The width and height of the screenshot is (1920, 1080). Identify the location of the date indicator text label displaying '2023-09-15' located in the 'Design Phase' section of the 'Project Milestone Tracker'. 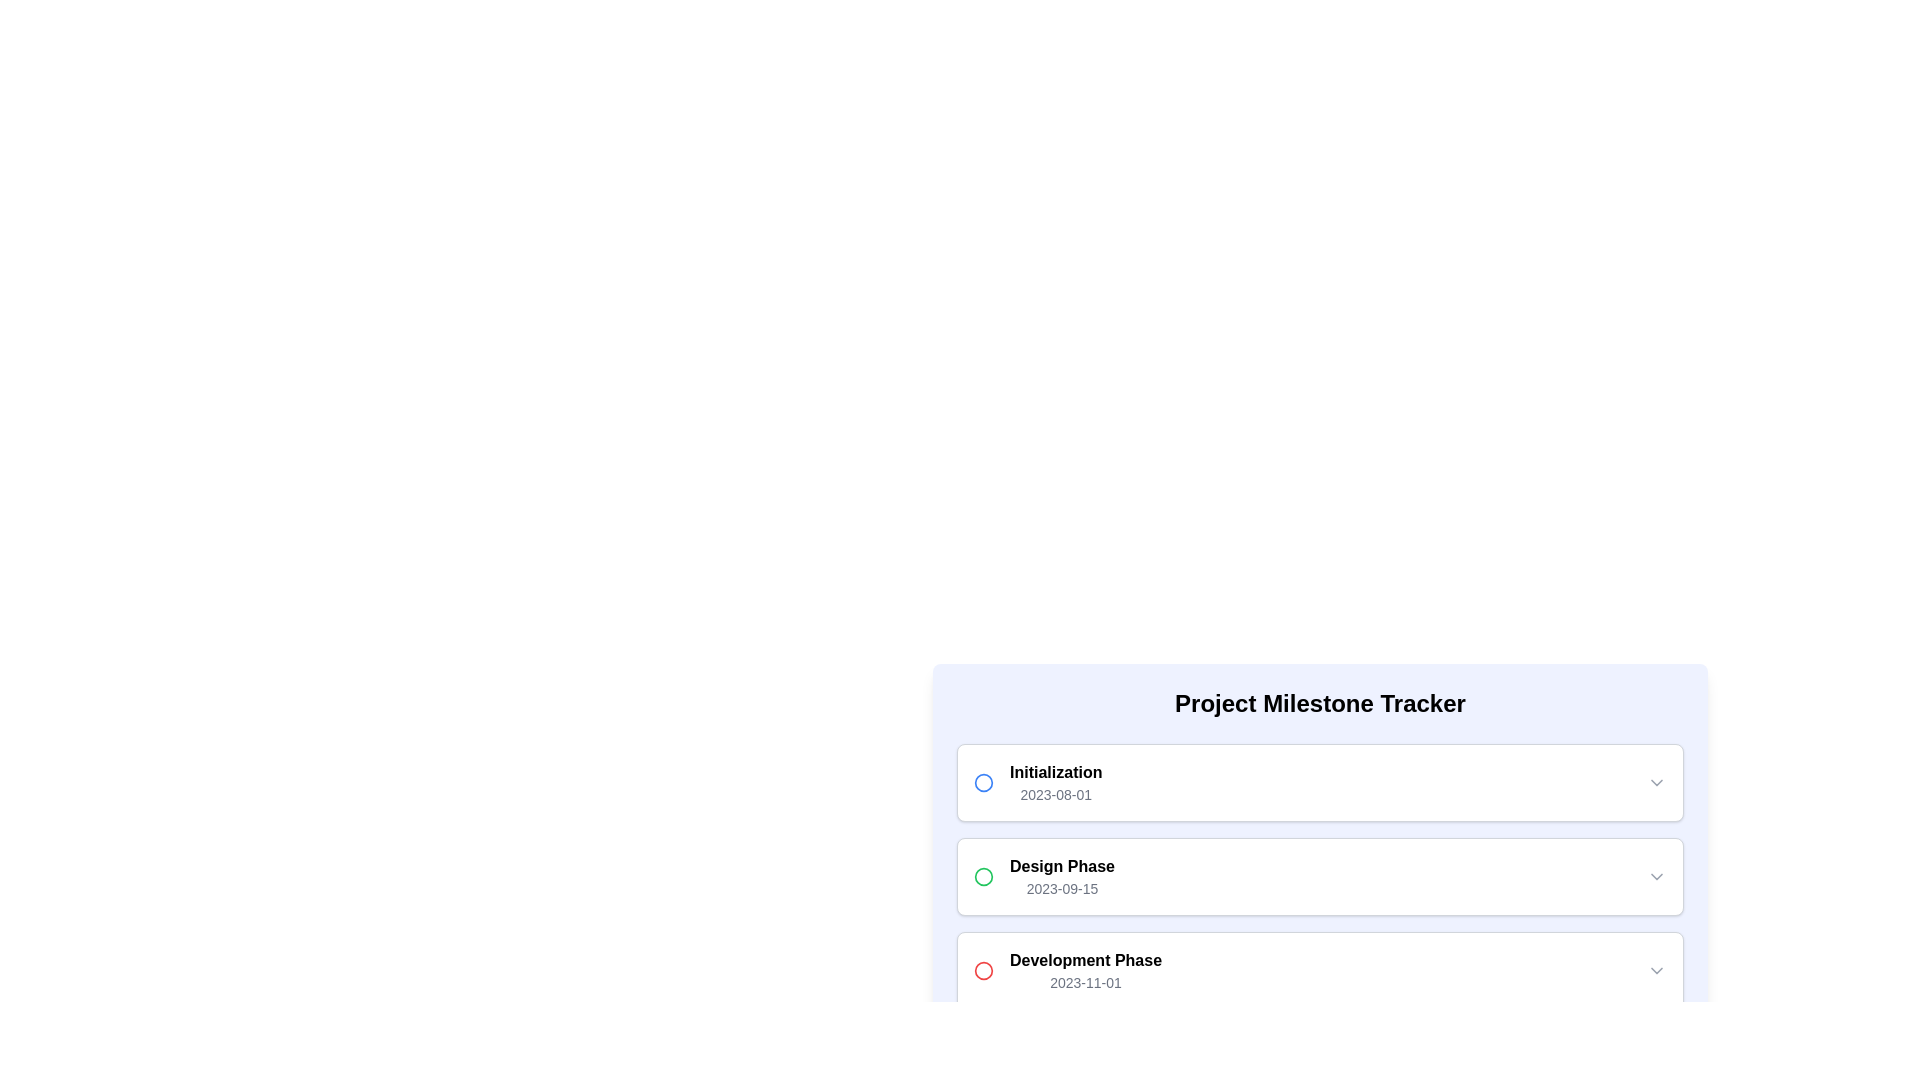
(1061, 887).